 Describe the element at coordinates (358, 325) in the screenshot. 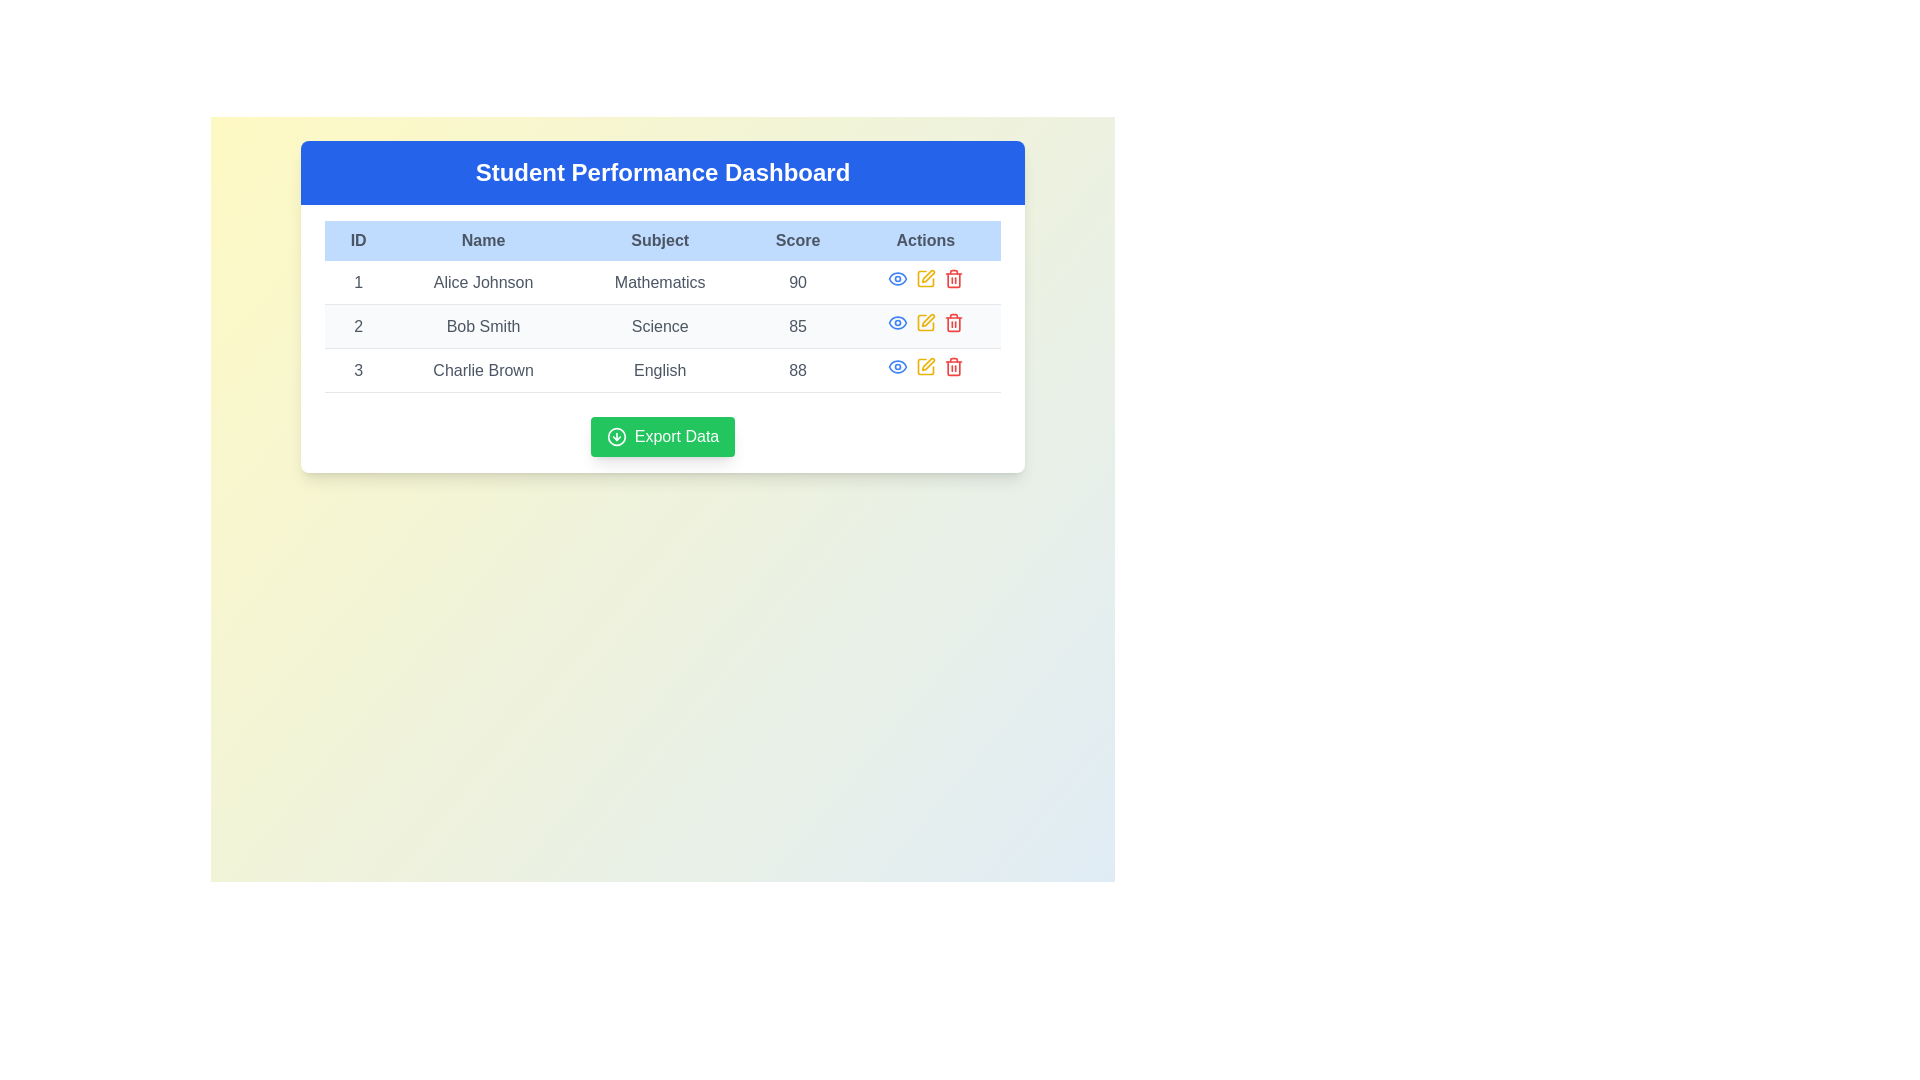

I see `the text field in the second row, first column of the student performance table, located next to 'Bob Smith' and above '3'` at that location.